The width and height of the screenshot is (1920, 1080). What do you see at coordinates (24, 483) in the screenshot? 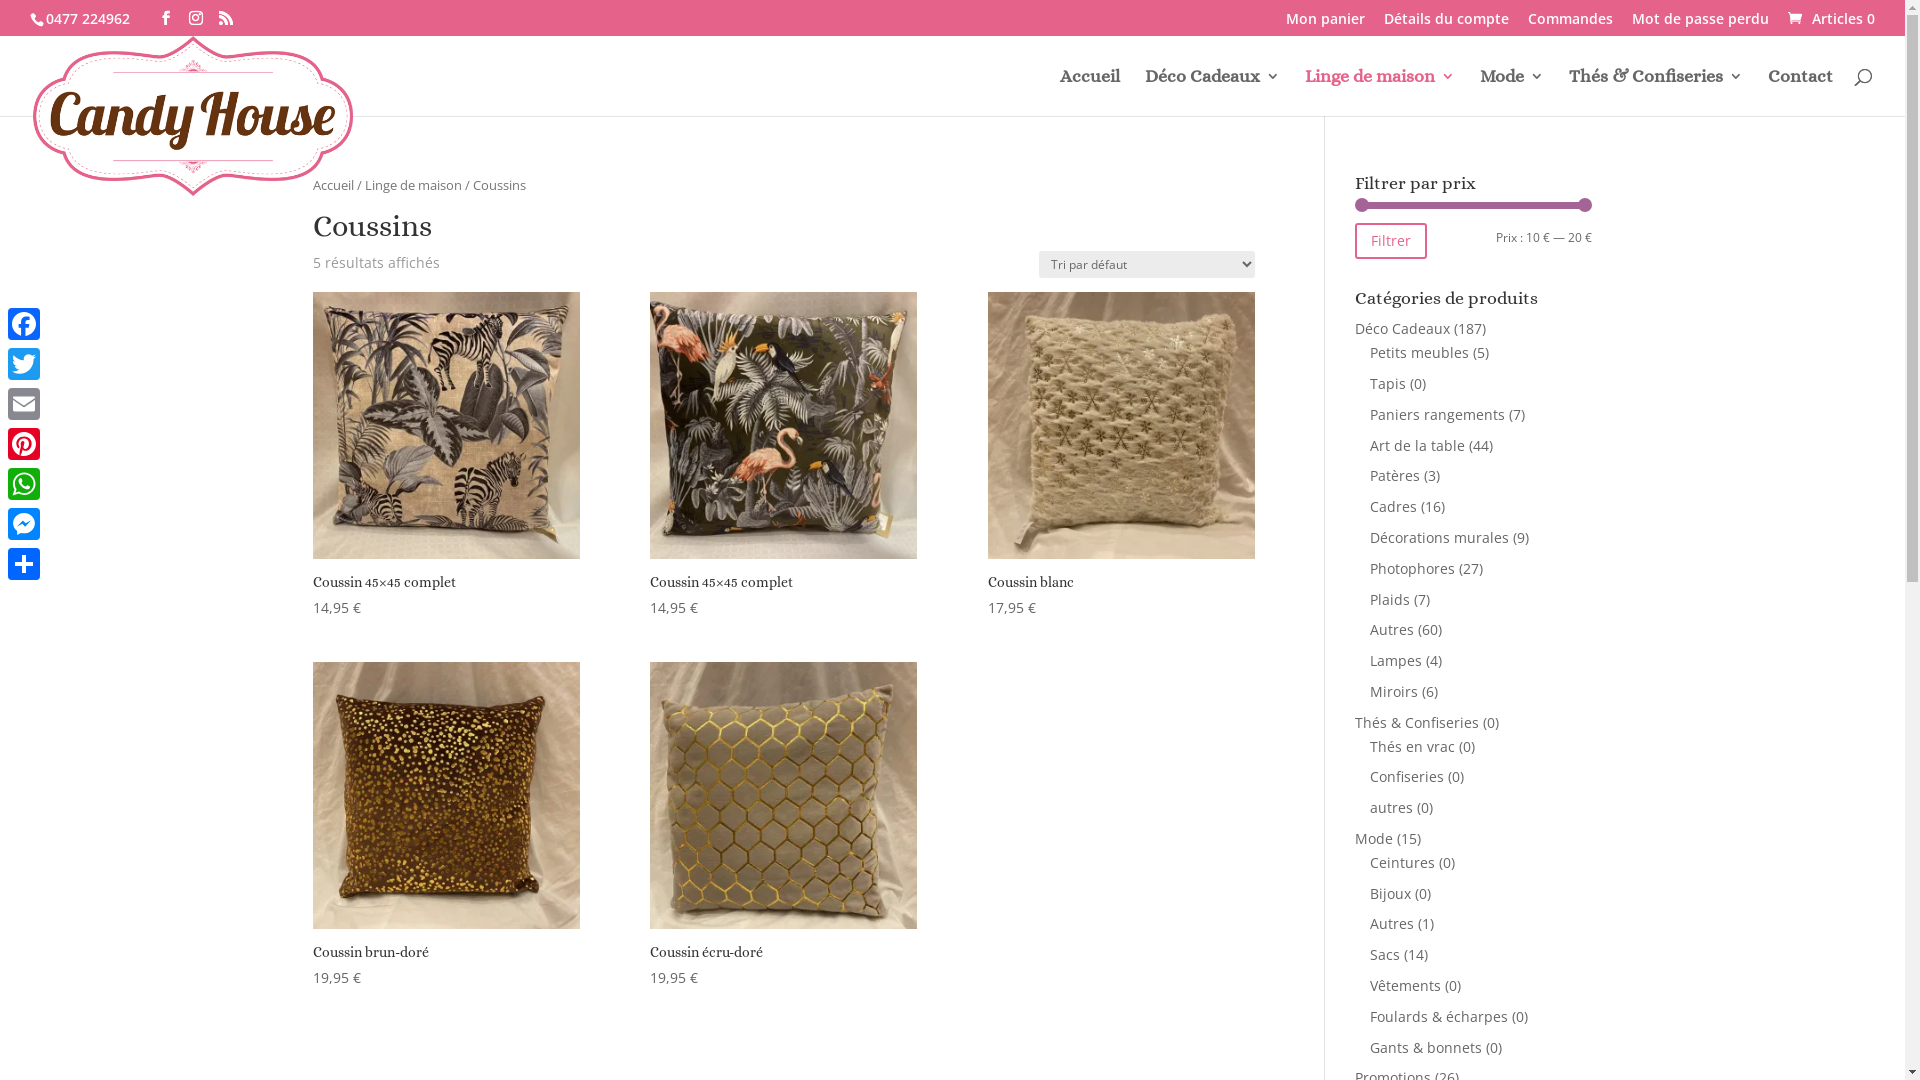
I see `'WhatsApp'` at bounding box center [24, 483].